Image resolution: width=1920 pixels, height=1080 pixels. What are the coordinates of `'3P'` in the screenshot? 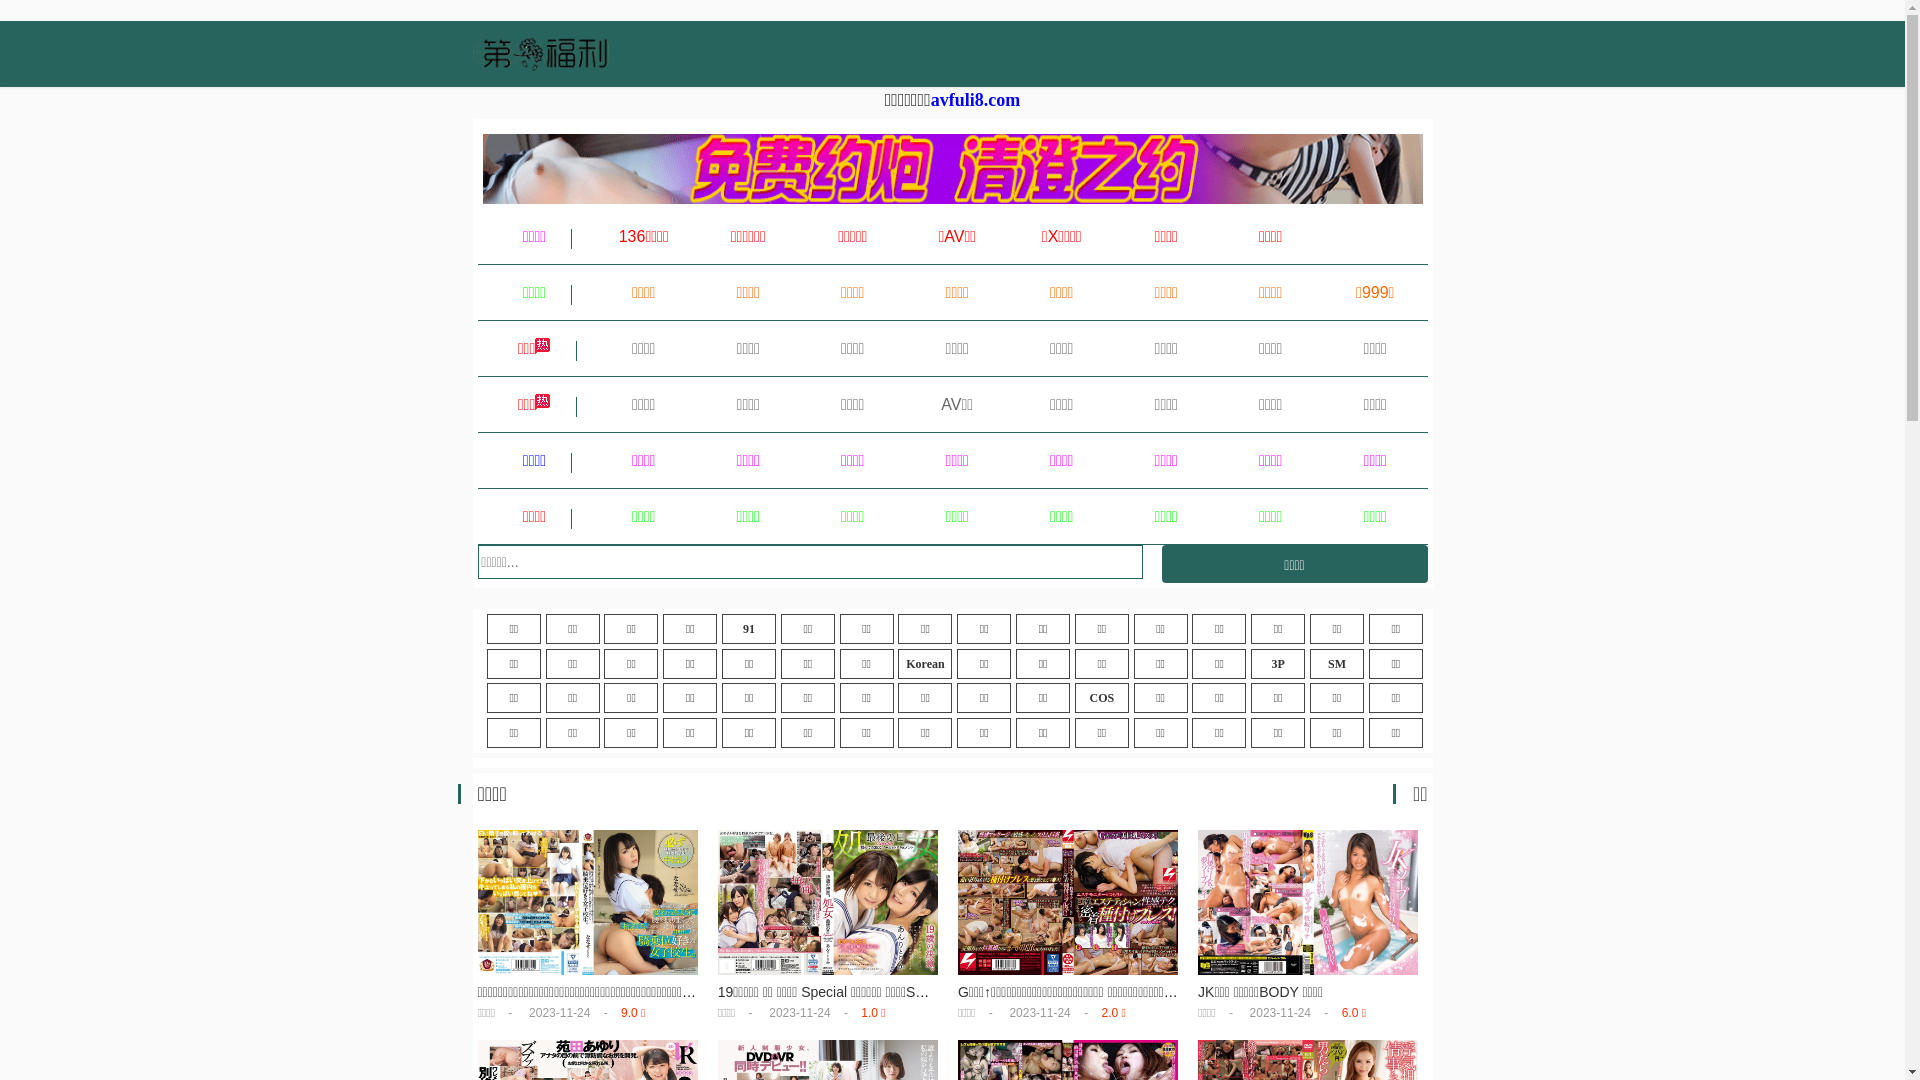 It's located at (1276, 663).